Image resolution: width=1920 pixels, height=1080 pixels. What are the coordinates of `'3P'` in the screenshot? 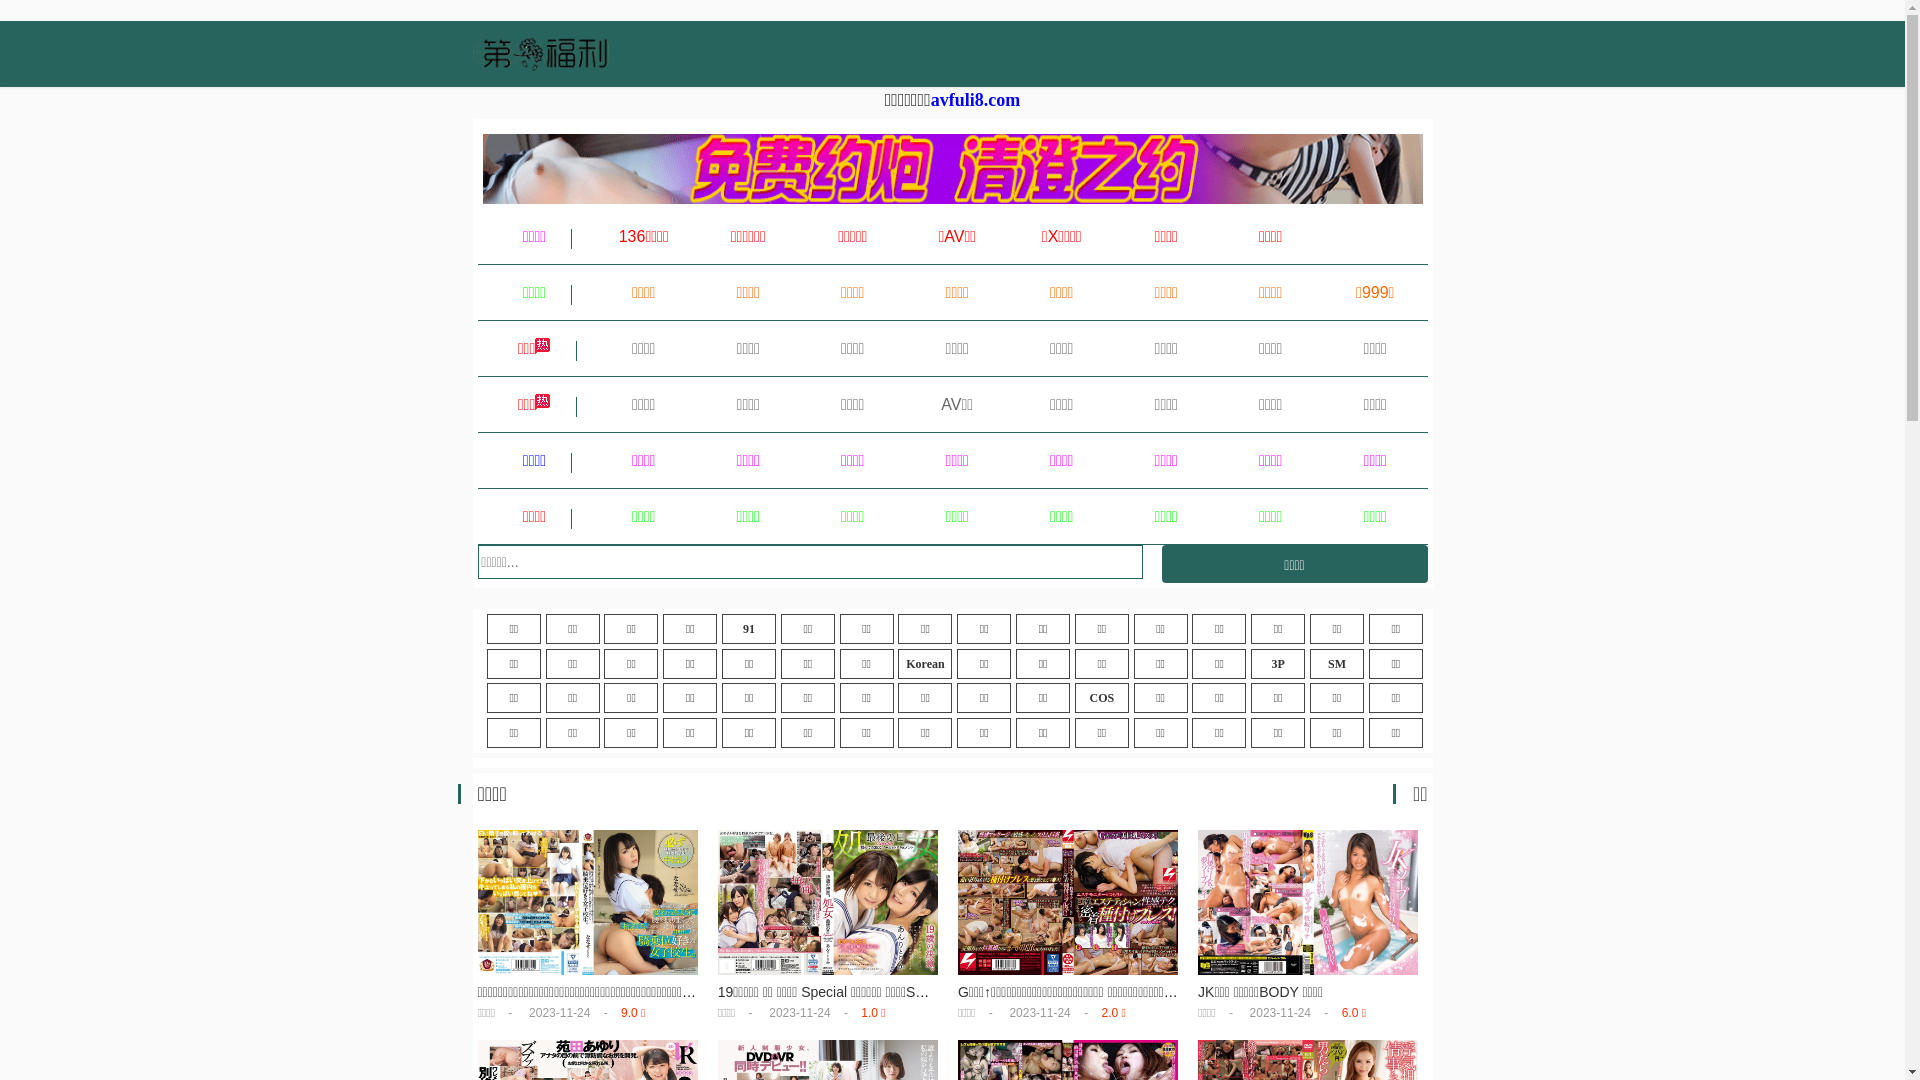 It's located at (1276, 663).